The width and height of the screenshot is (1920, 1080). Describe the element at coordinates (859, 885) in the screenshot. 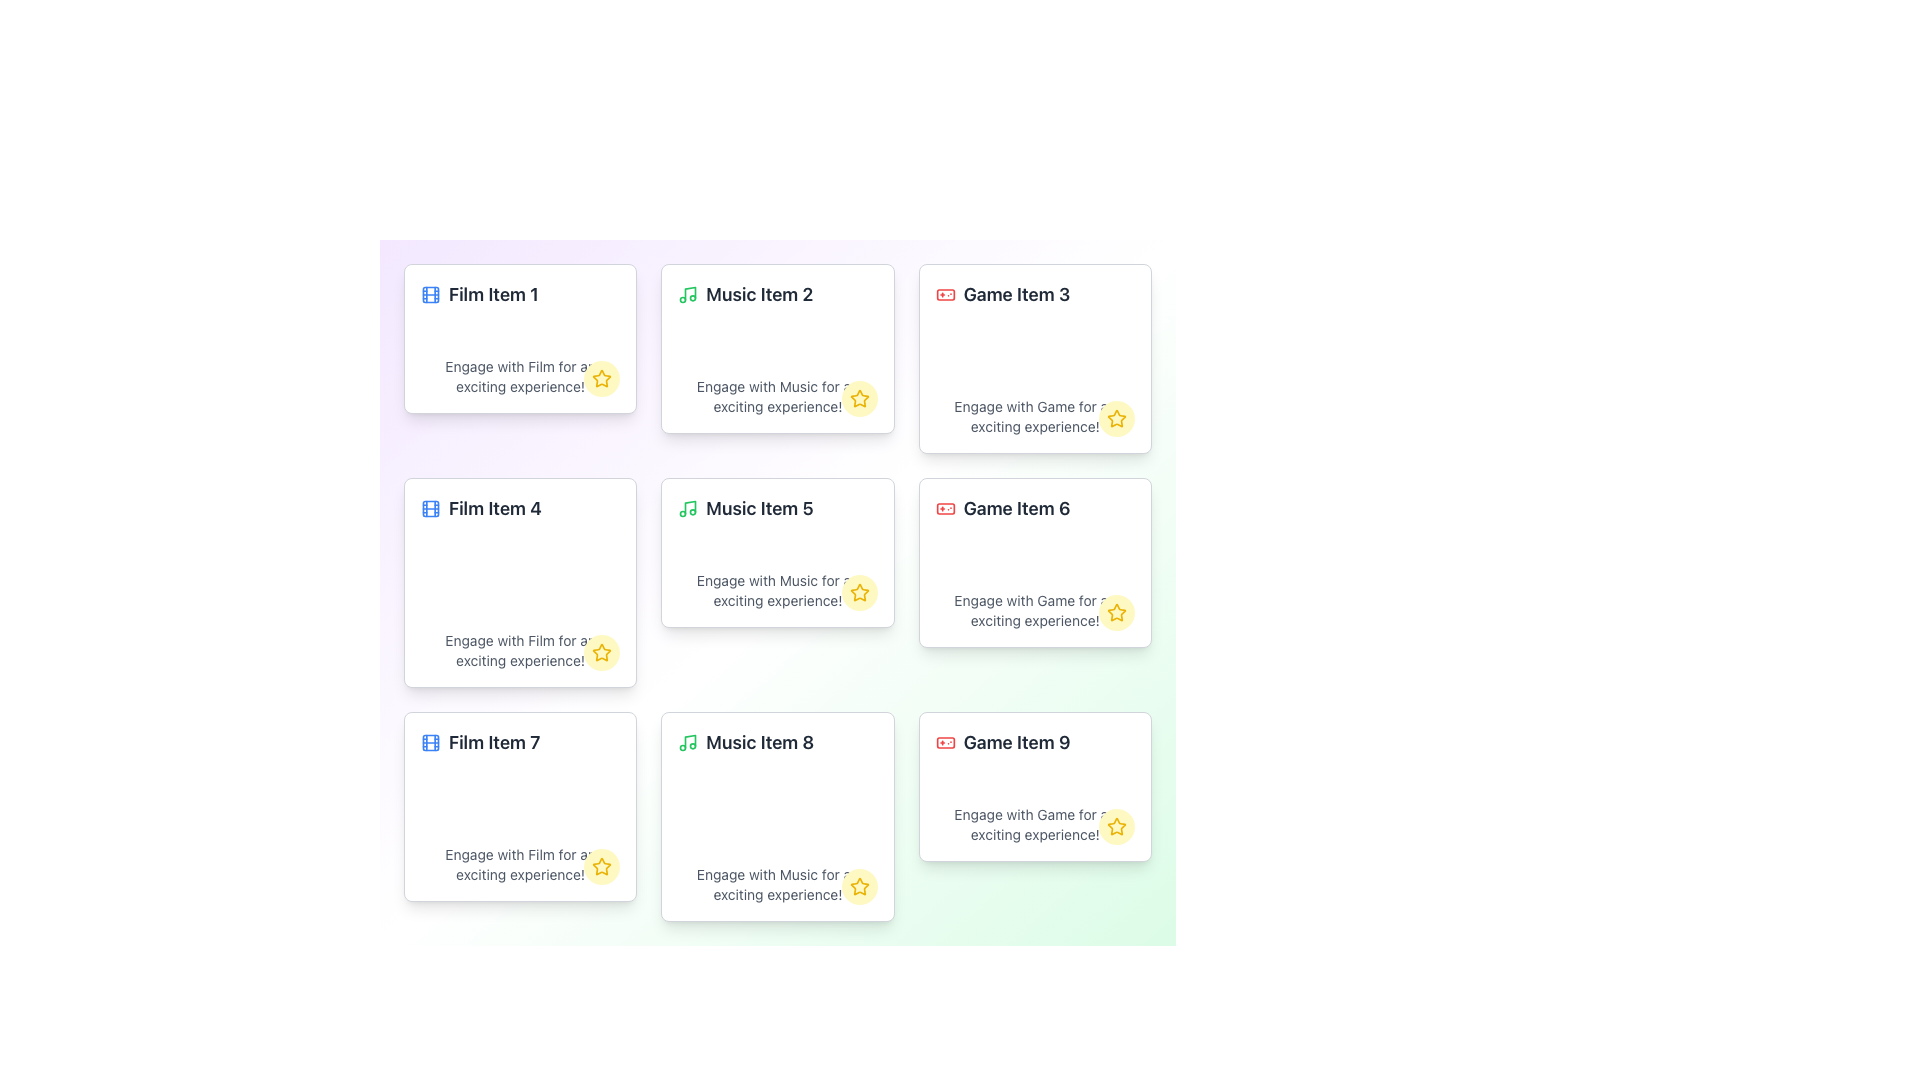

I see `the star-shaped icon with a bold yellow outline, located in the bottom right corner of the card labeled 'Game Item 9'` at that location.